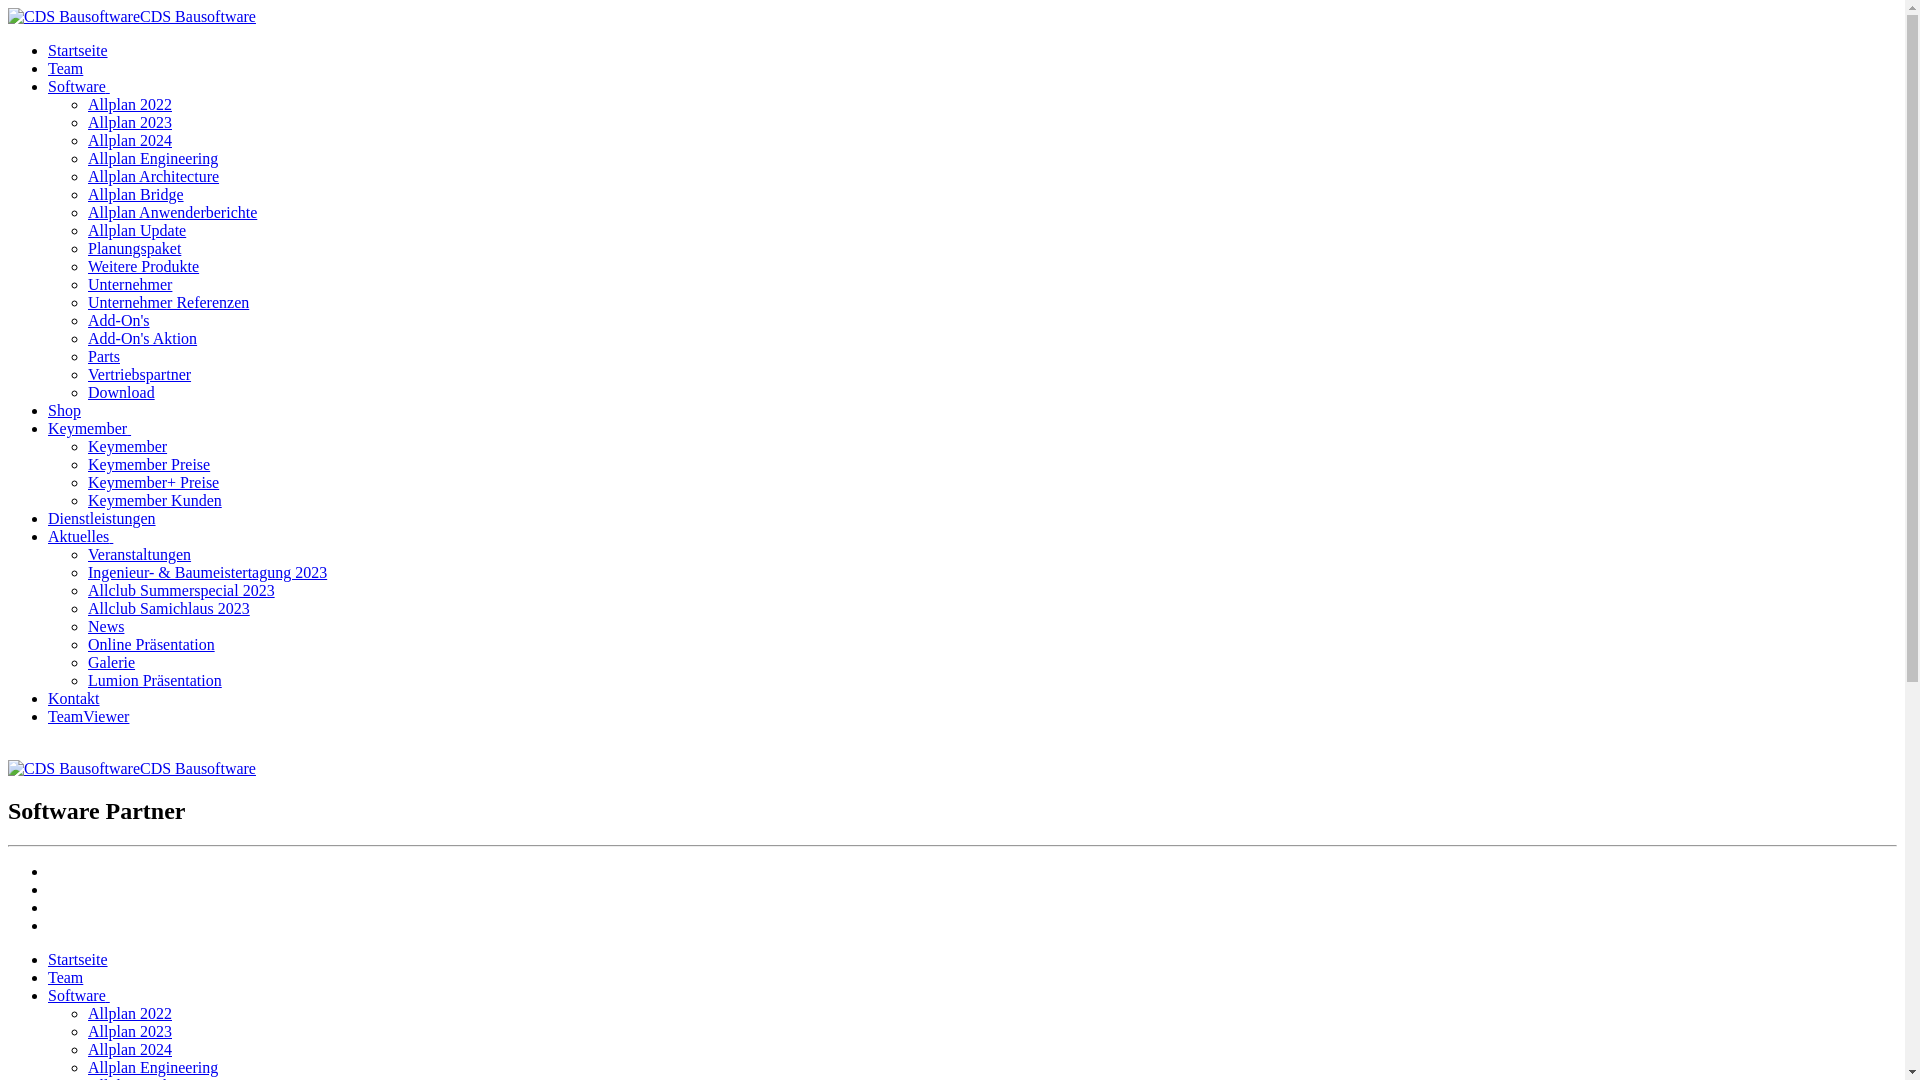 The width and height of the screenshot is (1920, 1080). I want to click on 'Allplan 2024', so click(128, 1048).